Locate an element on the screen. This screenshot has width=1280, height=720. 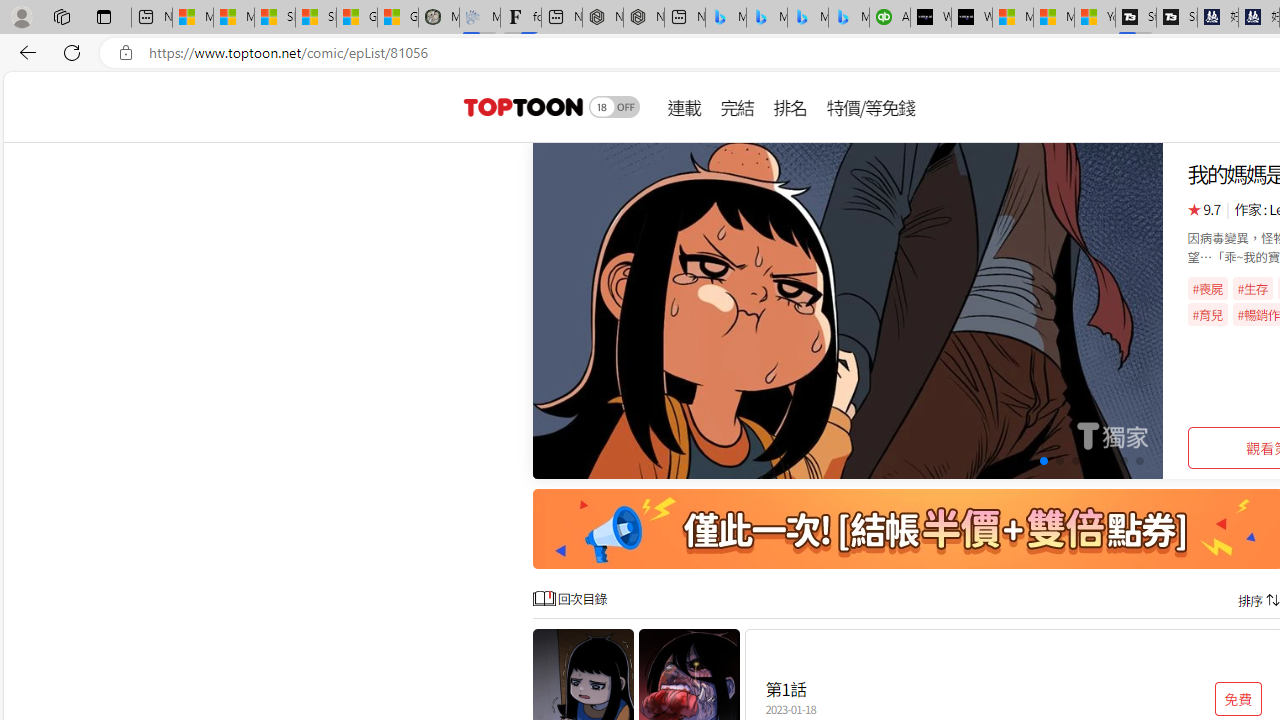
'Class:  switch_18mode actionAdultBtn' is located at coordinates (614, 106).